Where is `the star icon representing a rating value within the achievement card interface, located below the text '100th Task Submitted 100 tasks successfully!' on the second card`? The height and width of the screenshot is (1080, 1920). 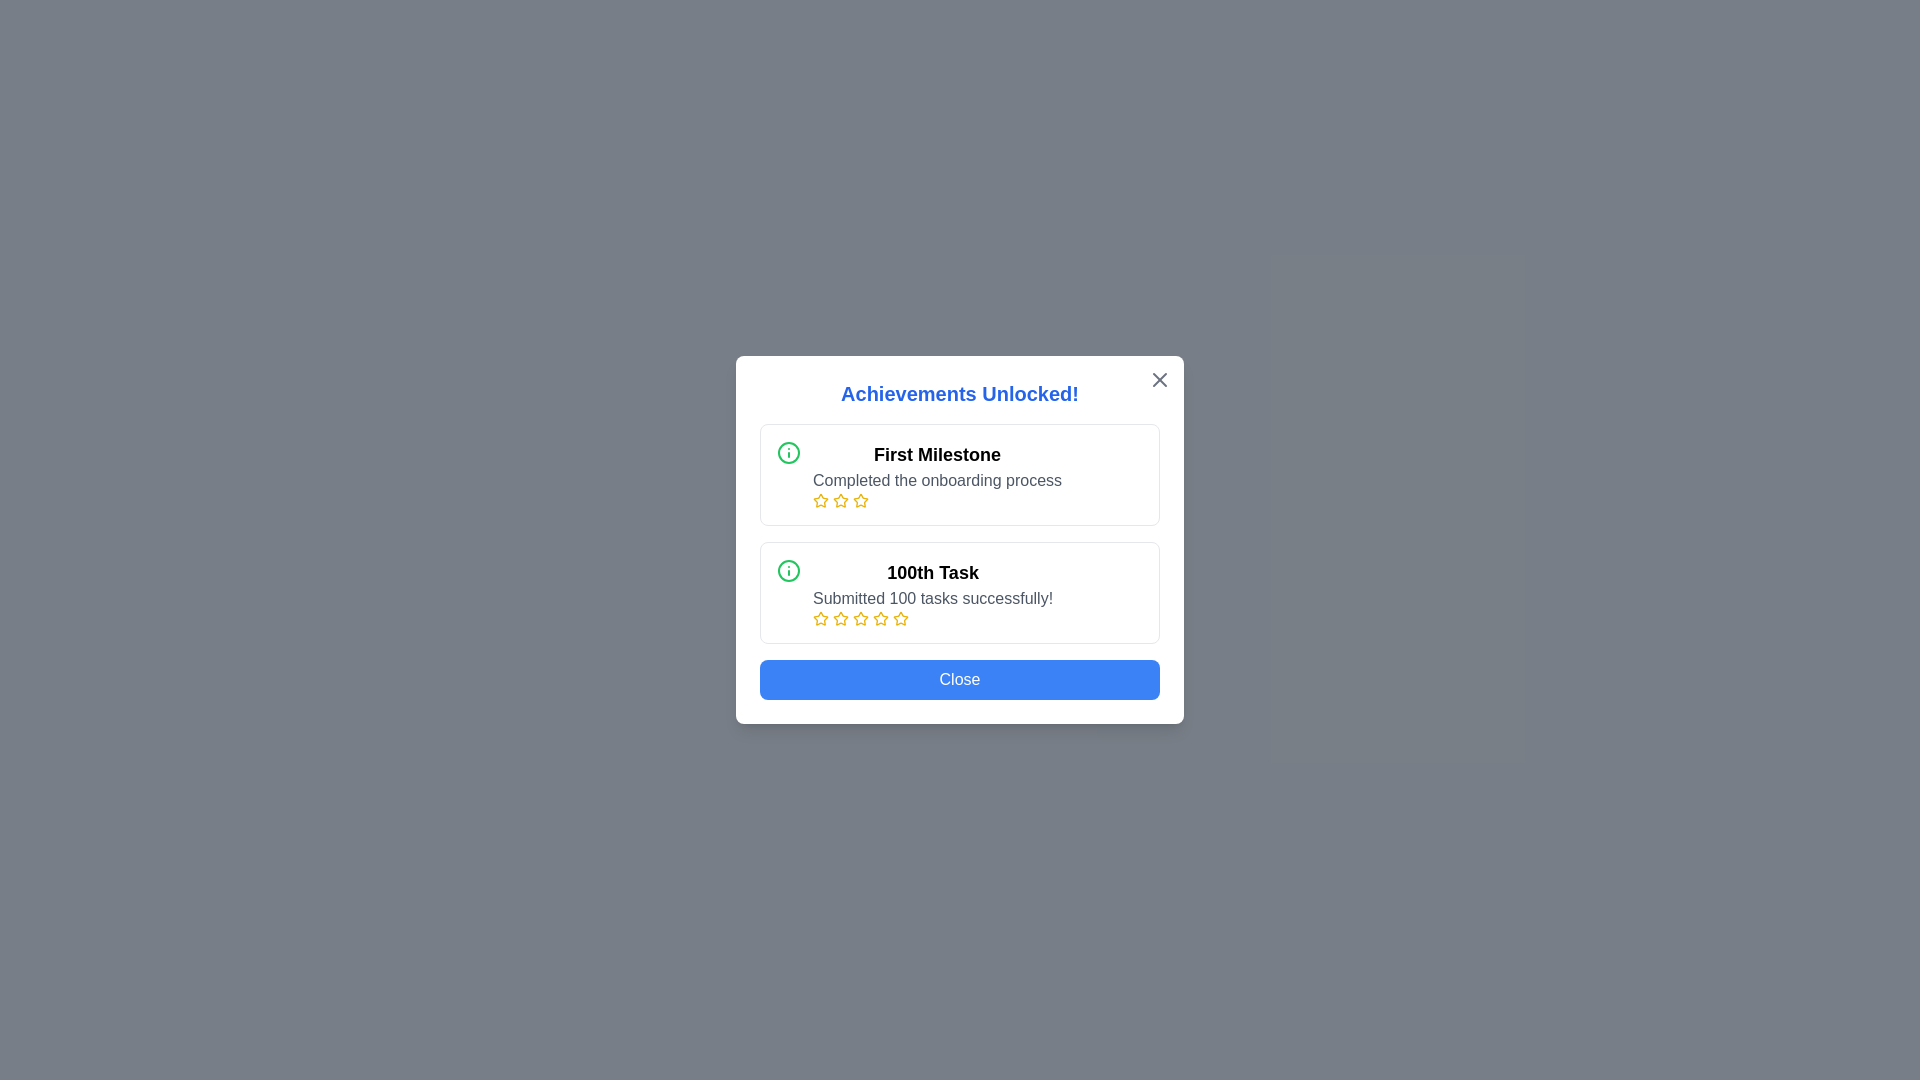 the star icon representing a rating value within the achievement card interface, located below the text '100th Task Submitted 100 tasks successfully!' on the second card is located at coordinates (880, 617).